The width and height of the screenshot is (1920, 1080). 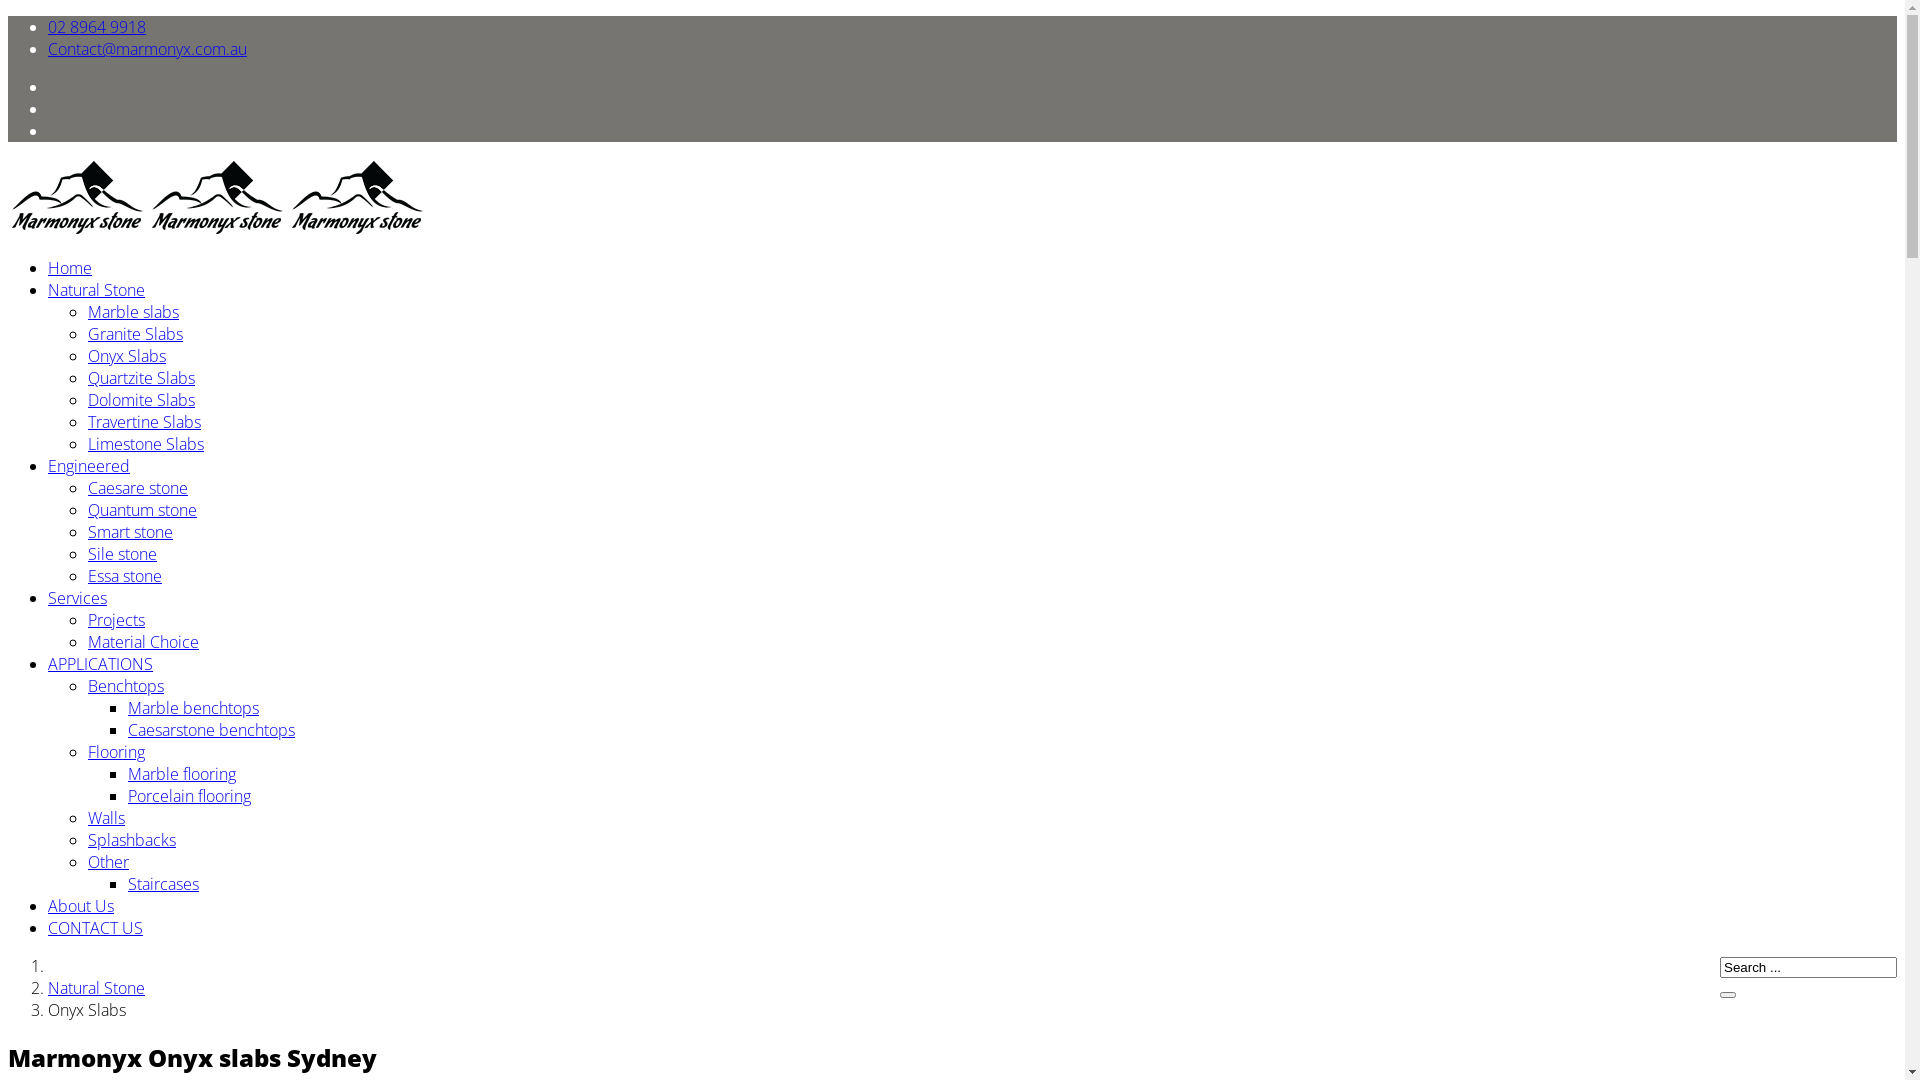 What do you see at coordinates (95, 986) in the screenshot?
I see `'Natural Stone'` at bounding box center [95, 986].